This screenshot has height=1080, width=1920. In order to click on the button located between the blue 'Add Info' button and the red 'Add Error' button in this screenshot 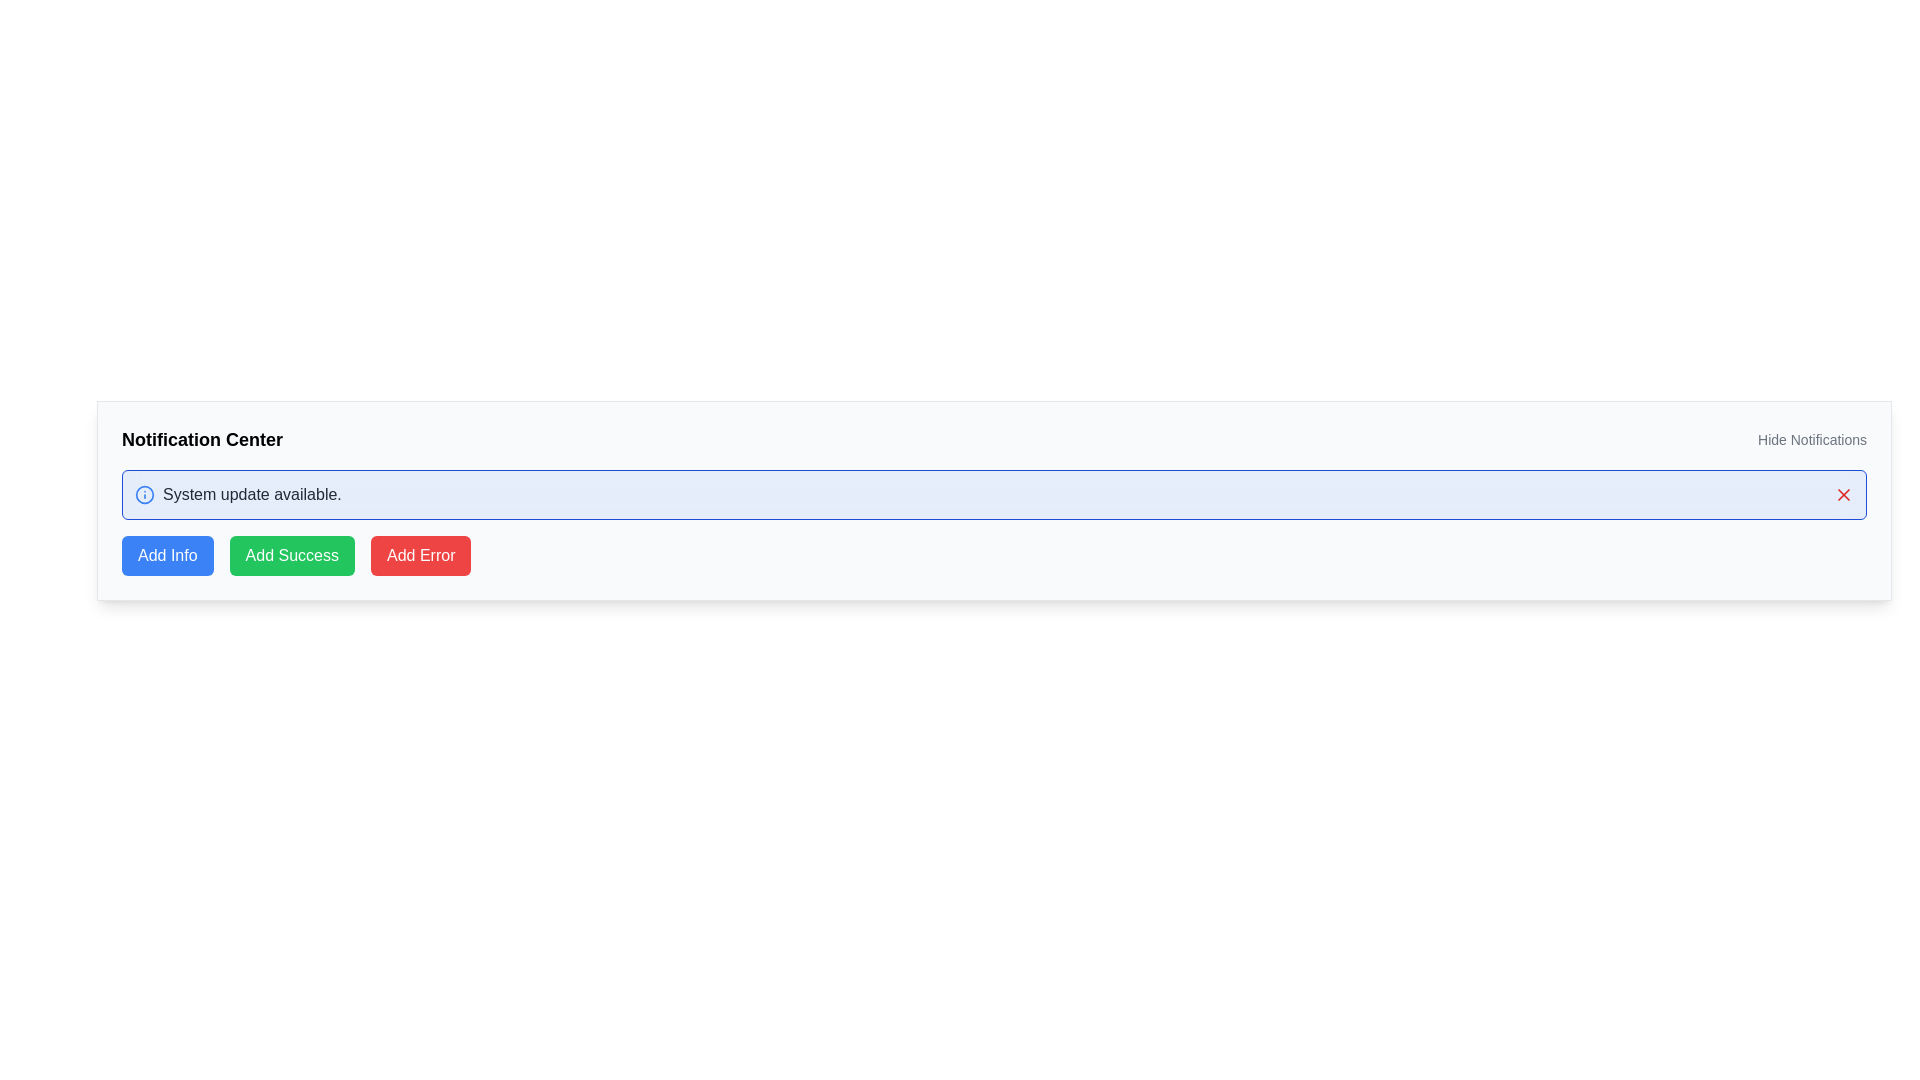, I will do `click(291, 555)`.